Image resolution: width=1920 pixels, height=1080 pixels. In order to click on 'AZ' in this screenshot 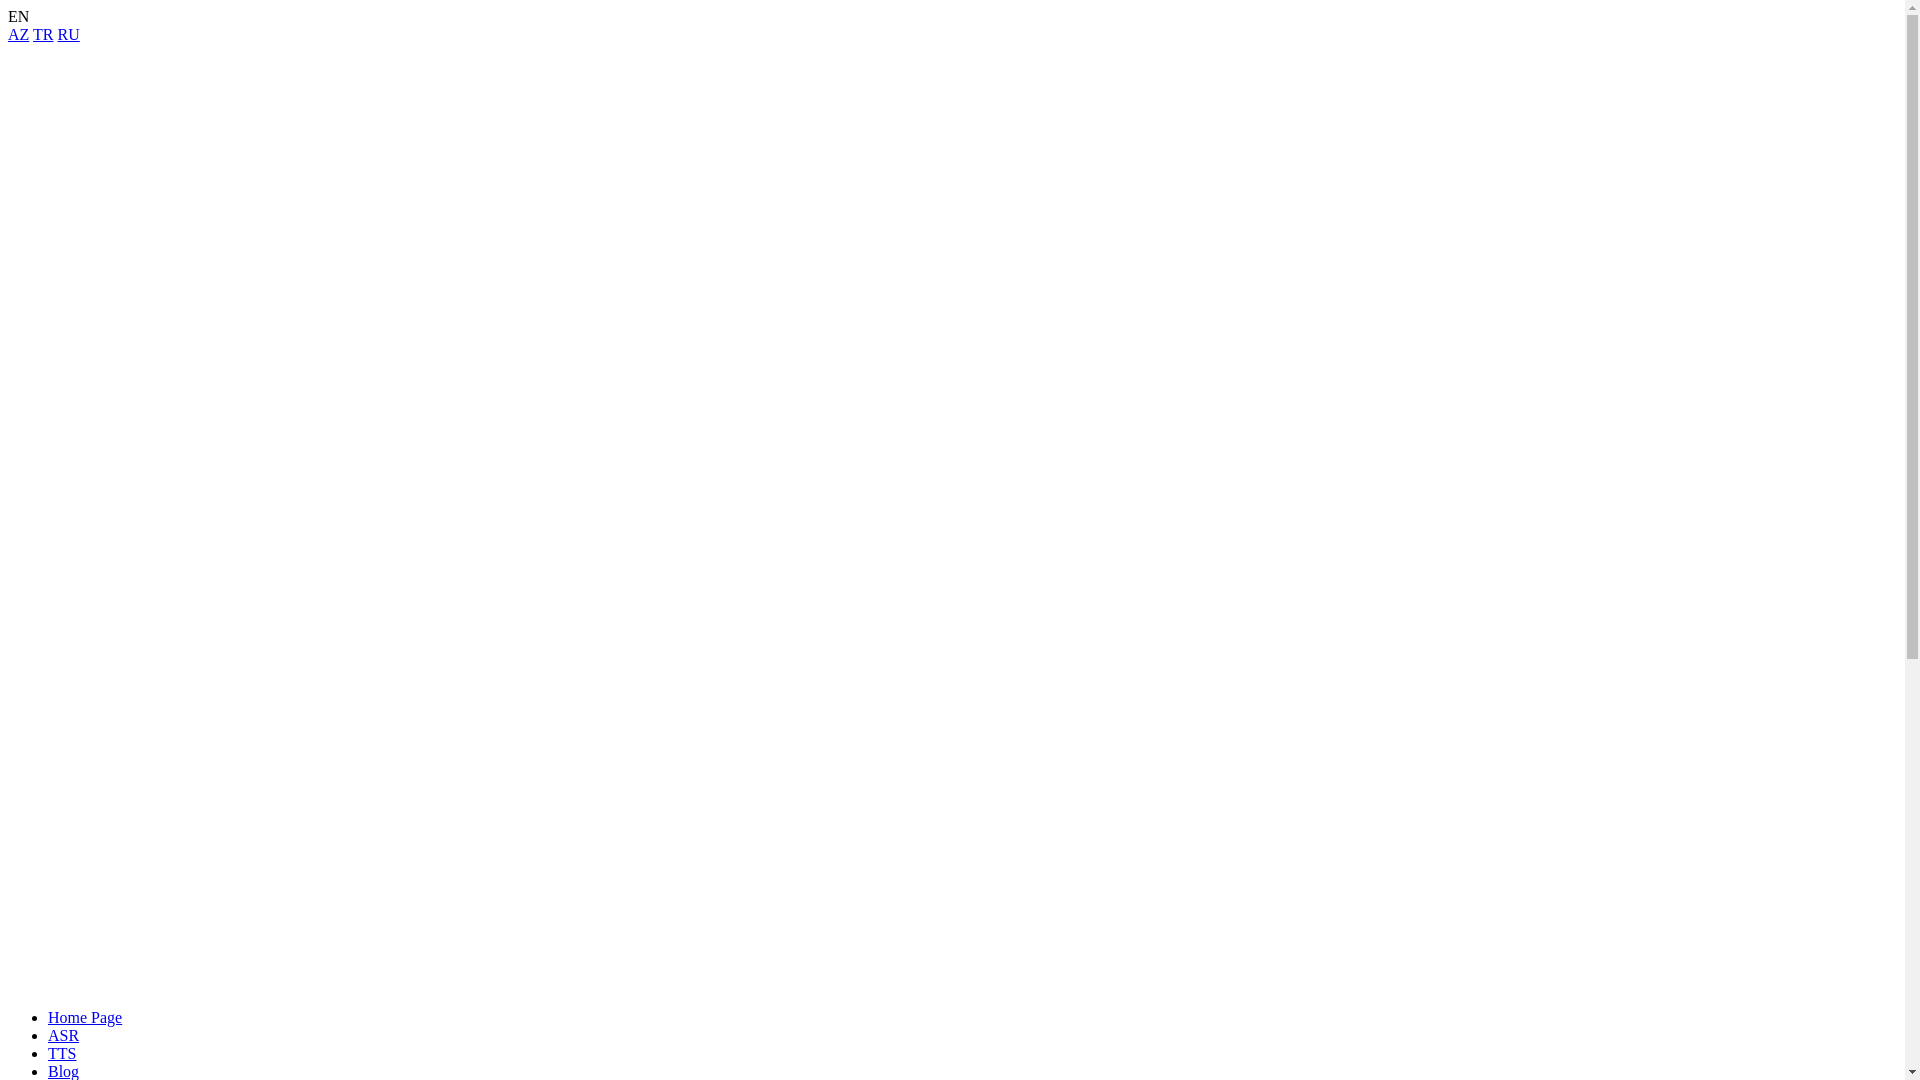, I will do `click(8, 34)`.